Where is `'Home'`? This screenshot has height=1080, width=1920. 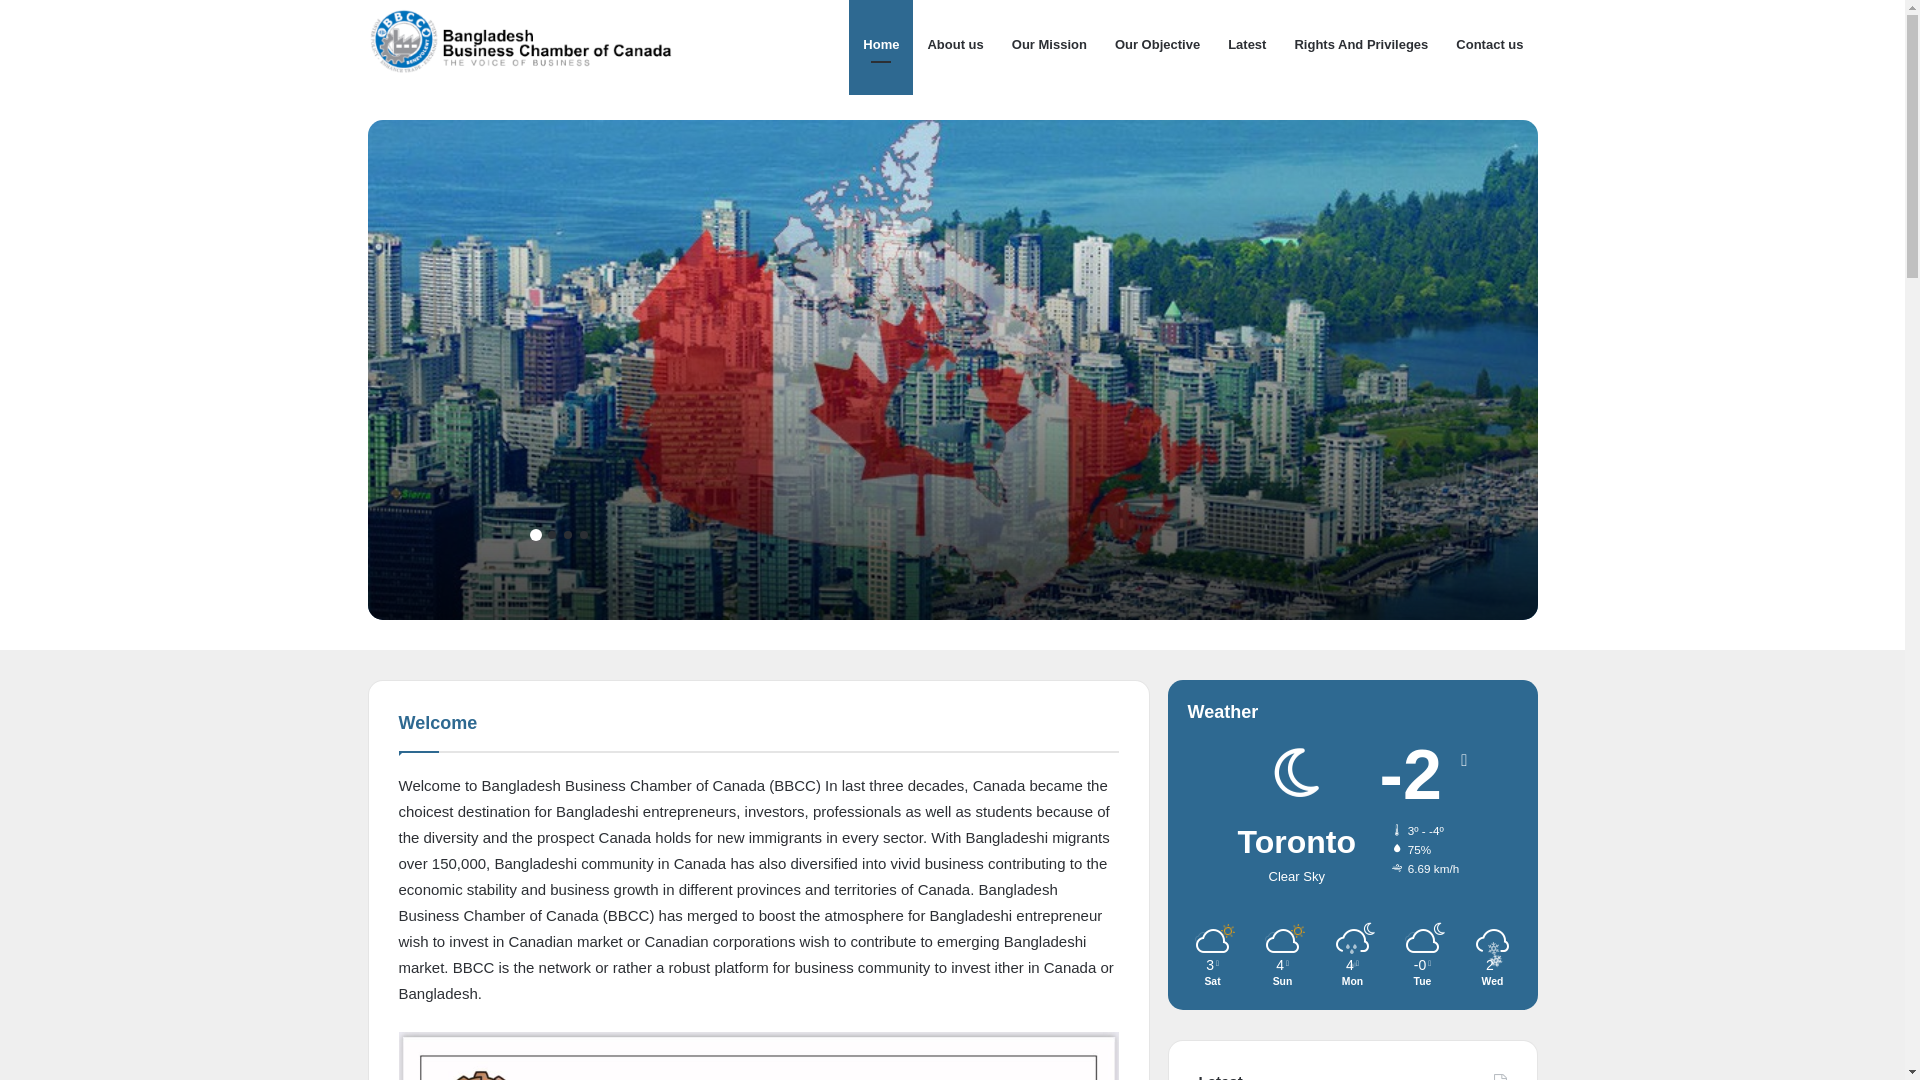
'Home' is located at coordinates (880, 45).